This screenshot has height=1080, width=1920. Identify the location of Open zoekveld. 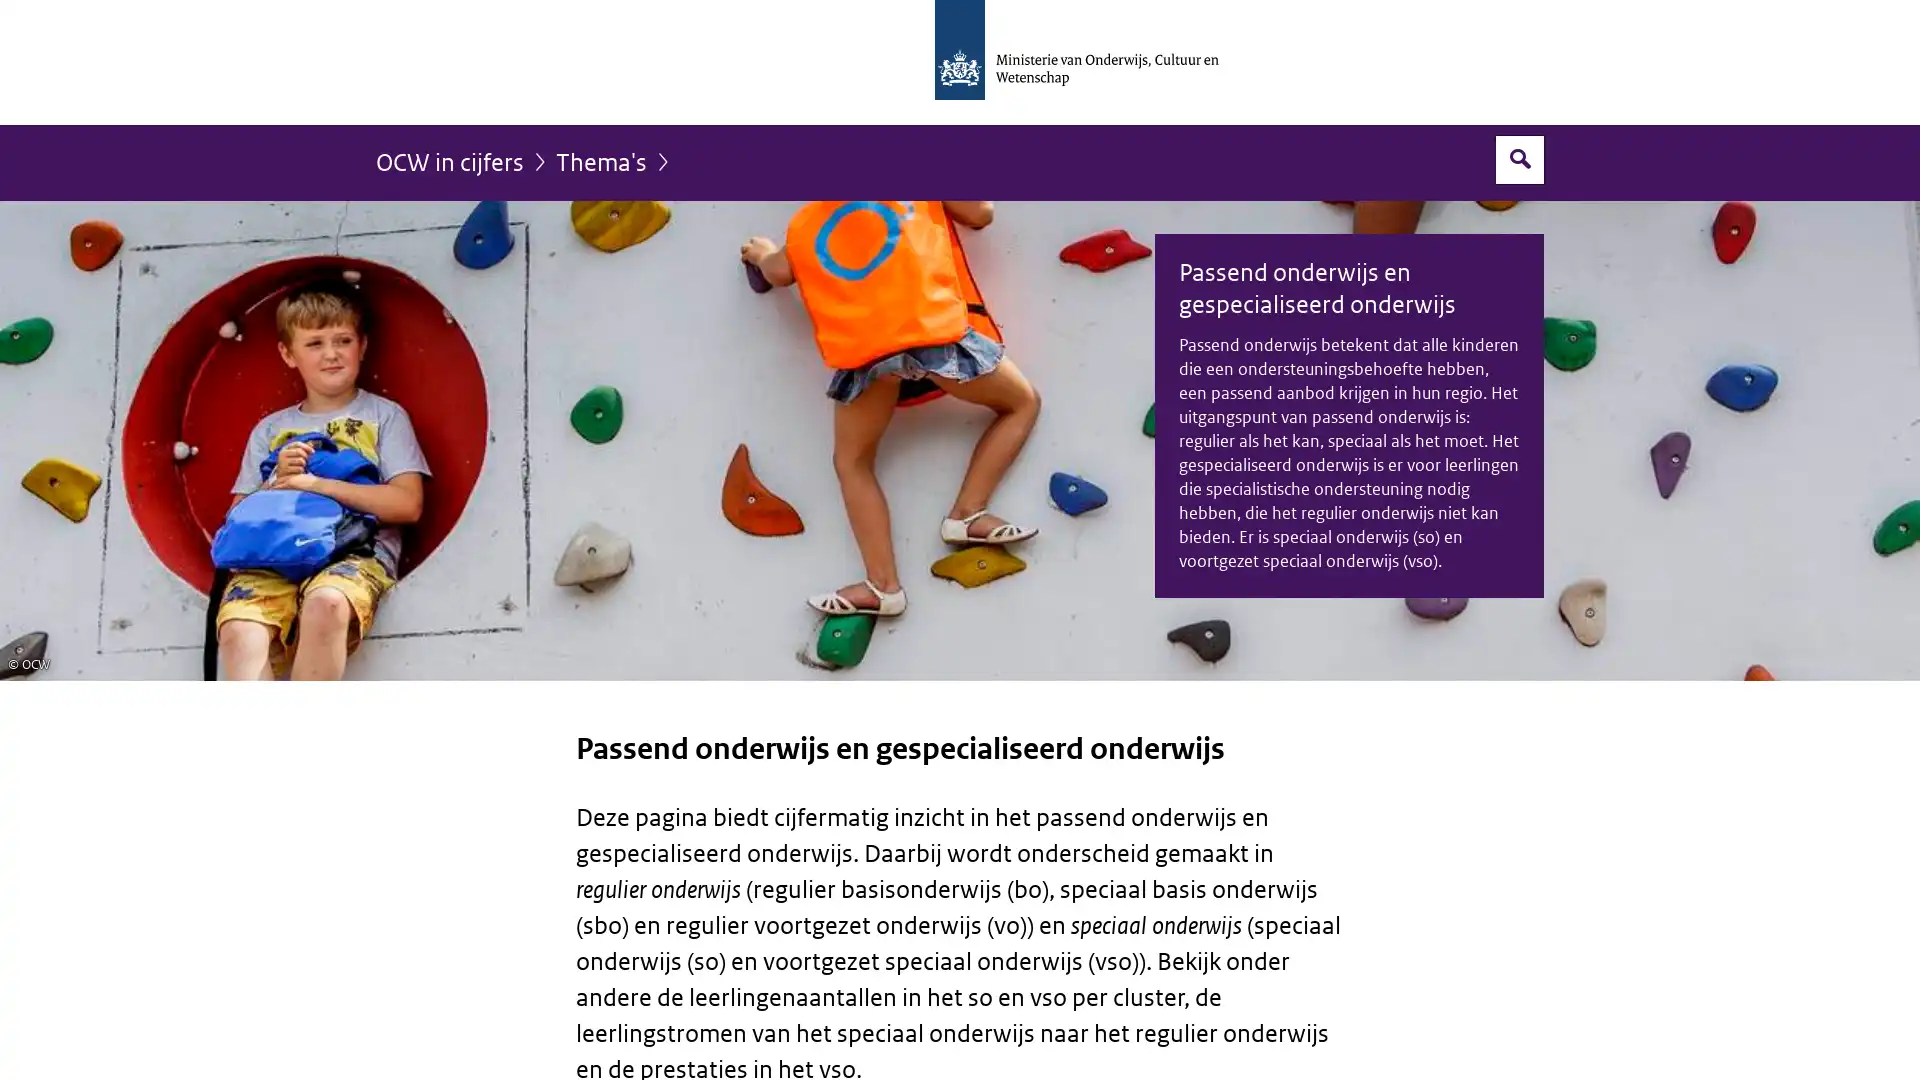
(1520, 158).